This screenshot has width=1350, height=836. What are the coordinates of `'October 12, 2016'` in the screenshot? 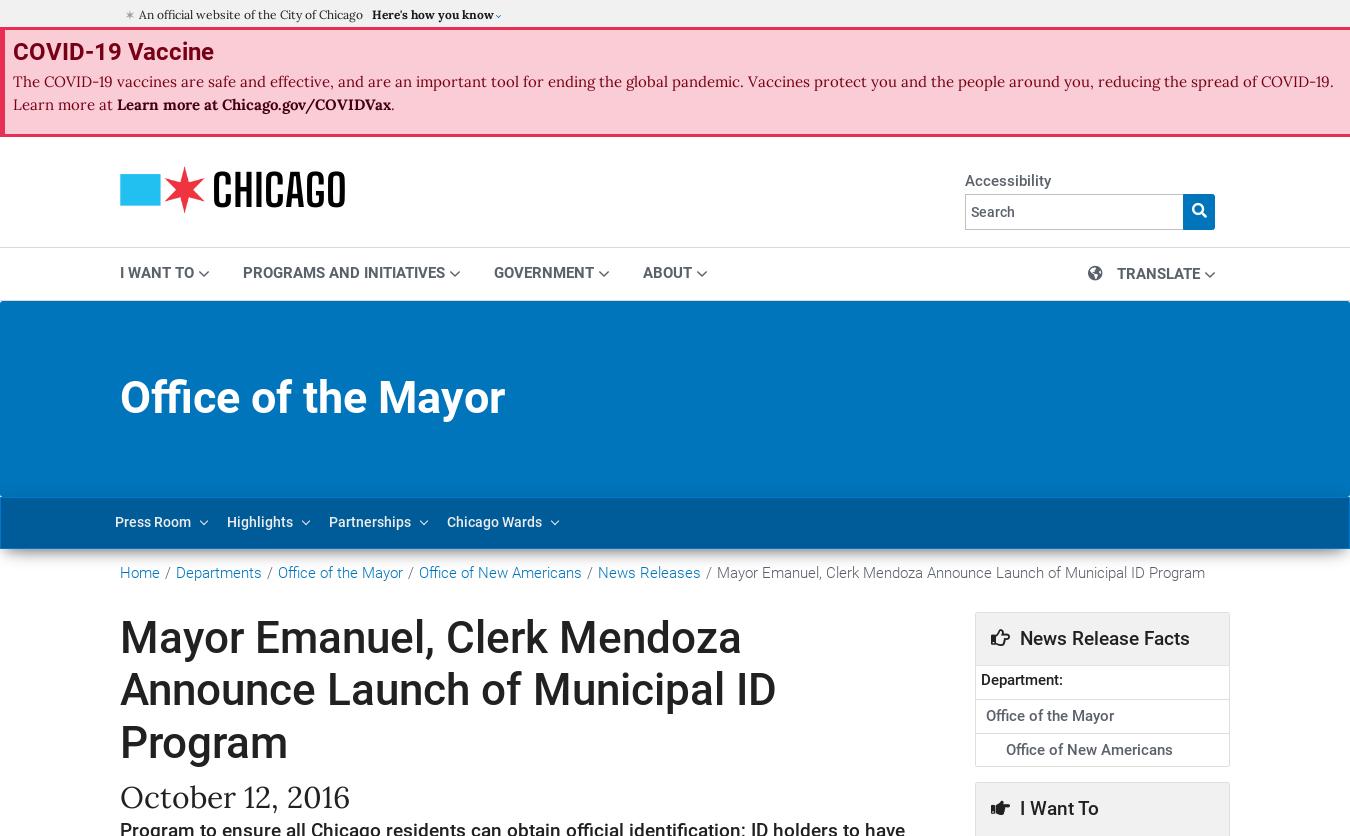 It's located at (234, 795).